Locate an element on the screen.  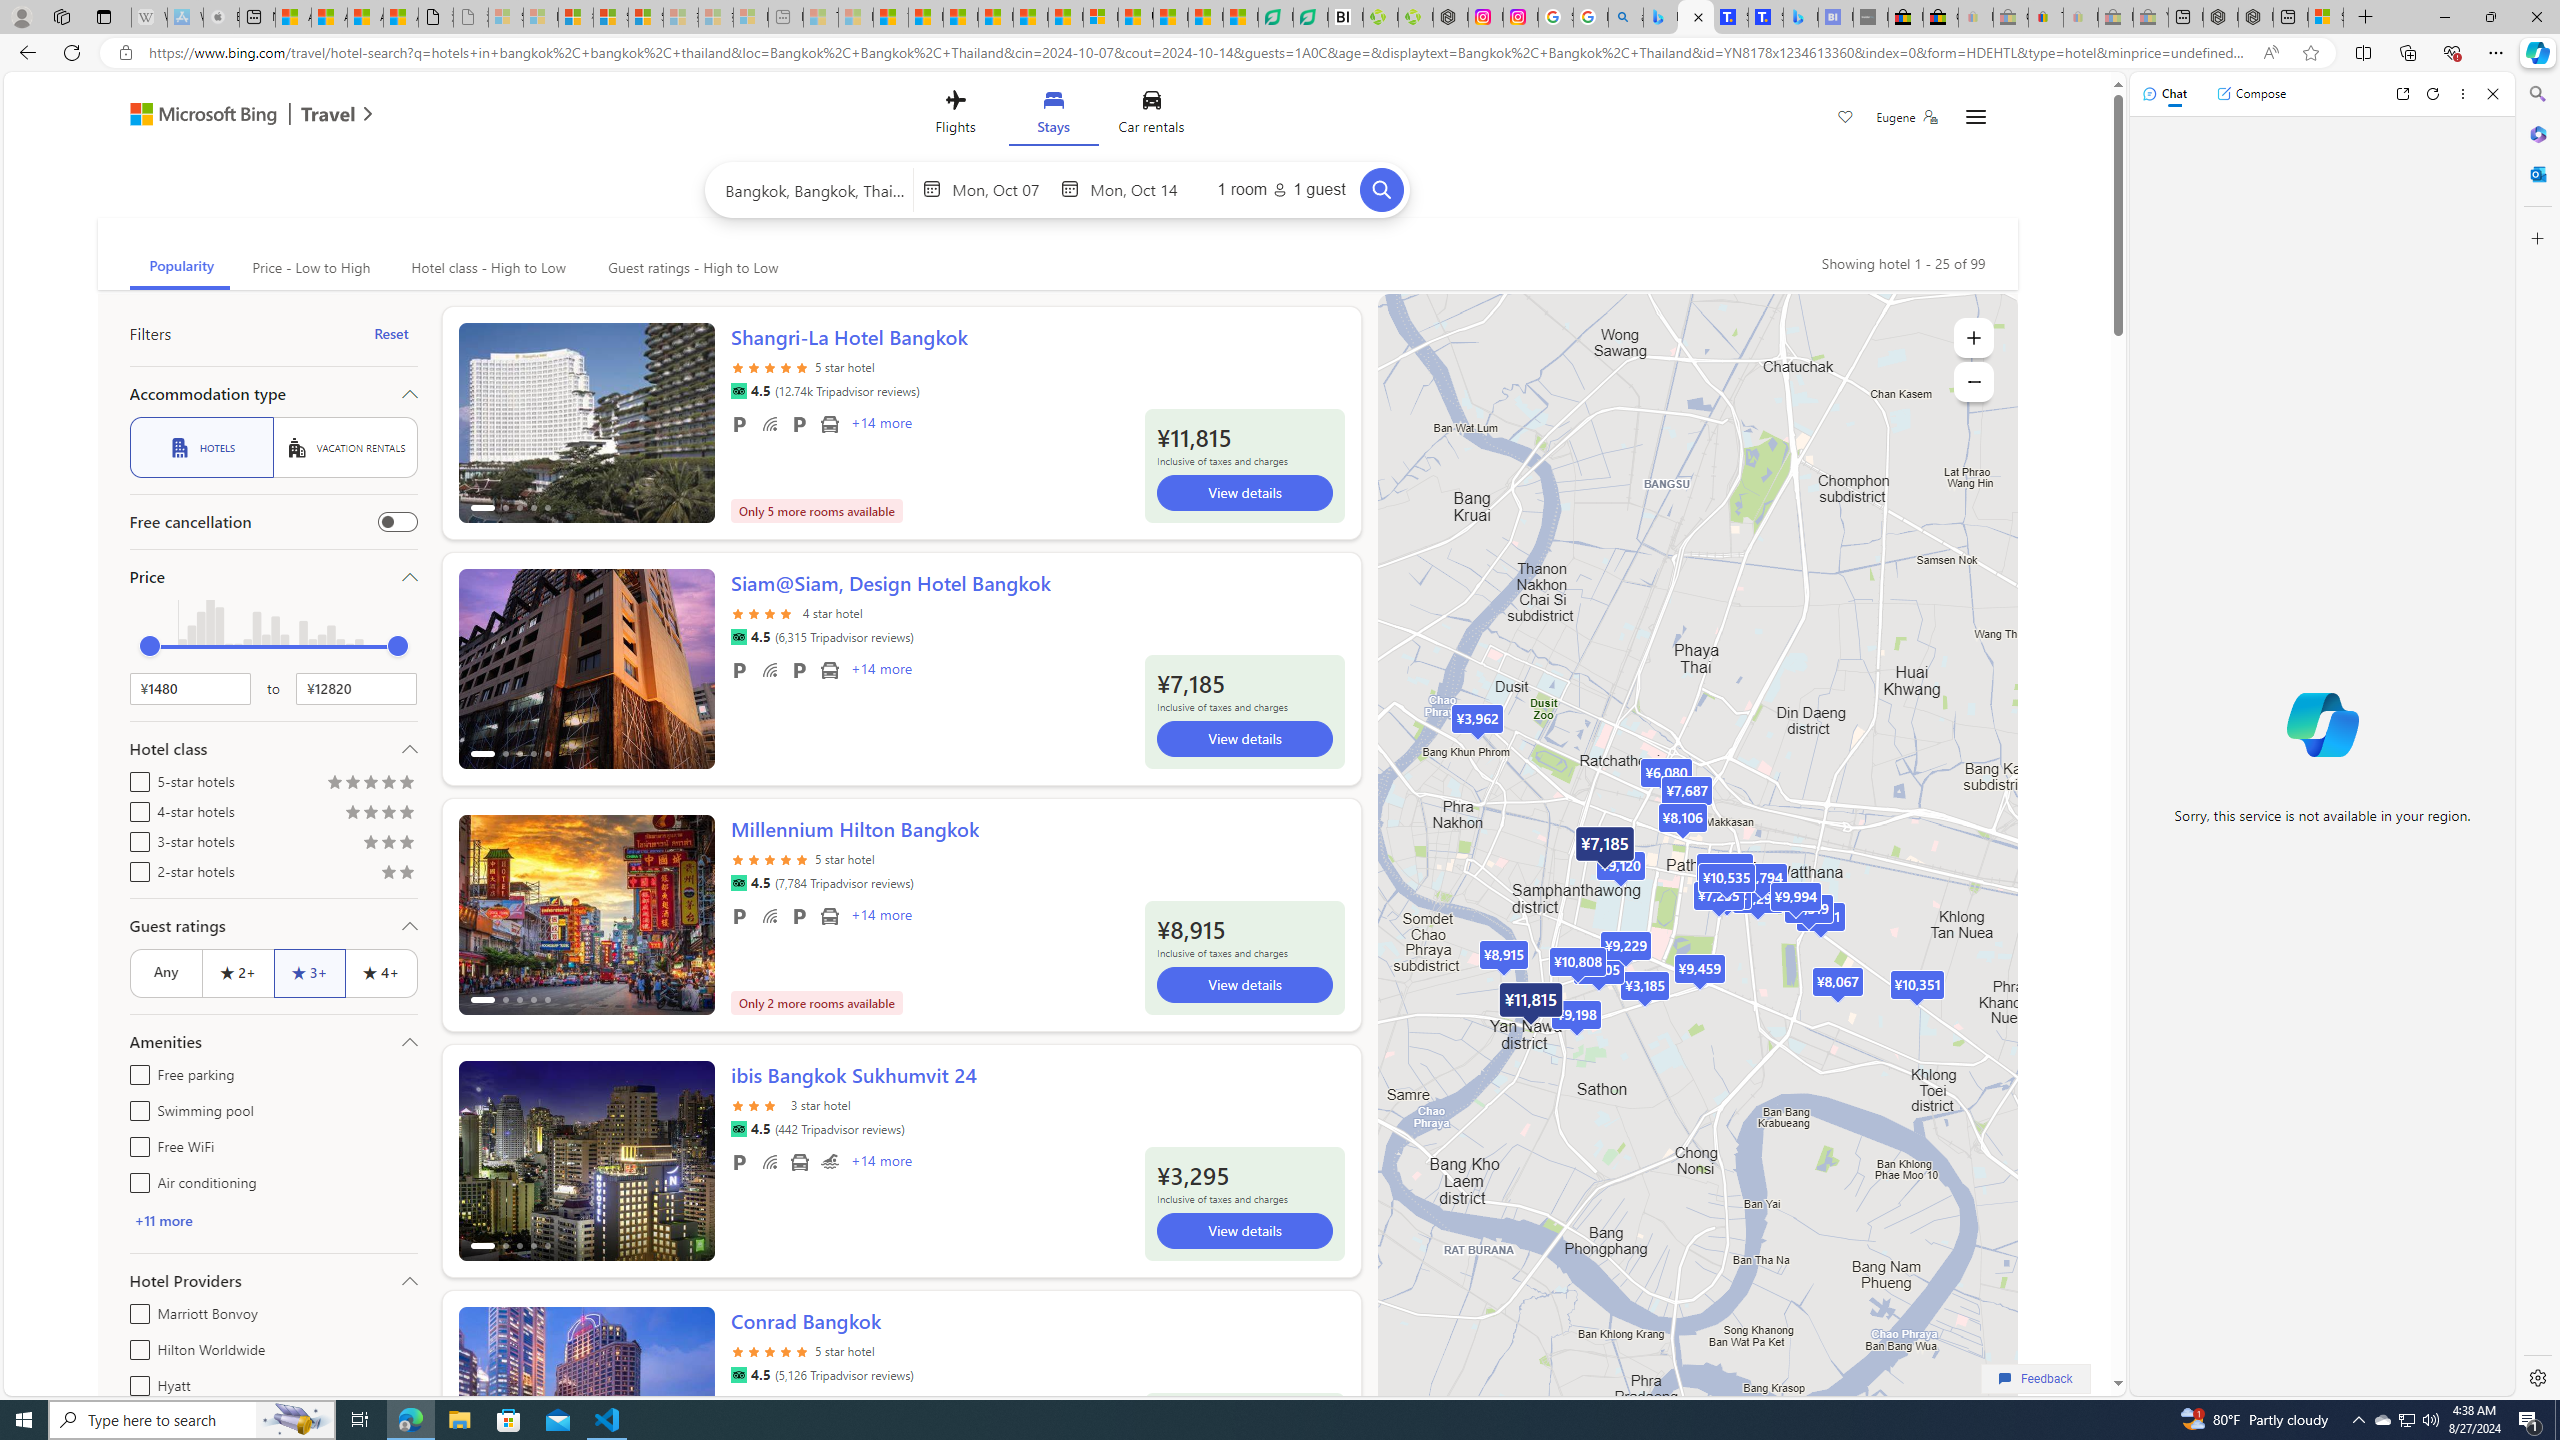
'Hotel class - High to Low' is located at coordinates (486, 267).